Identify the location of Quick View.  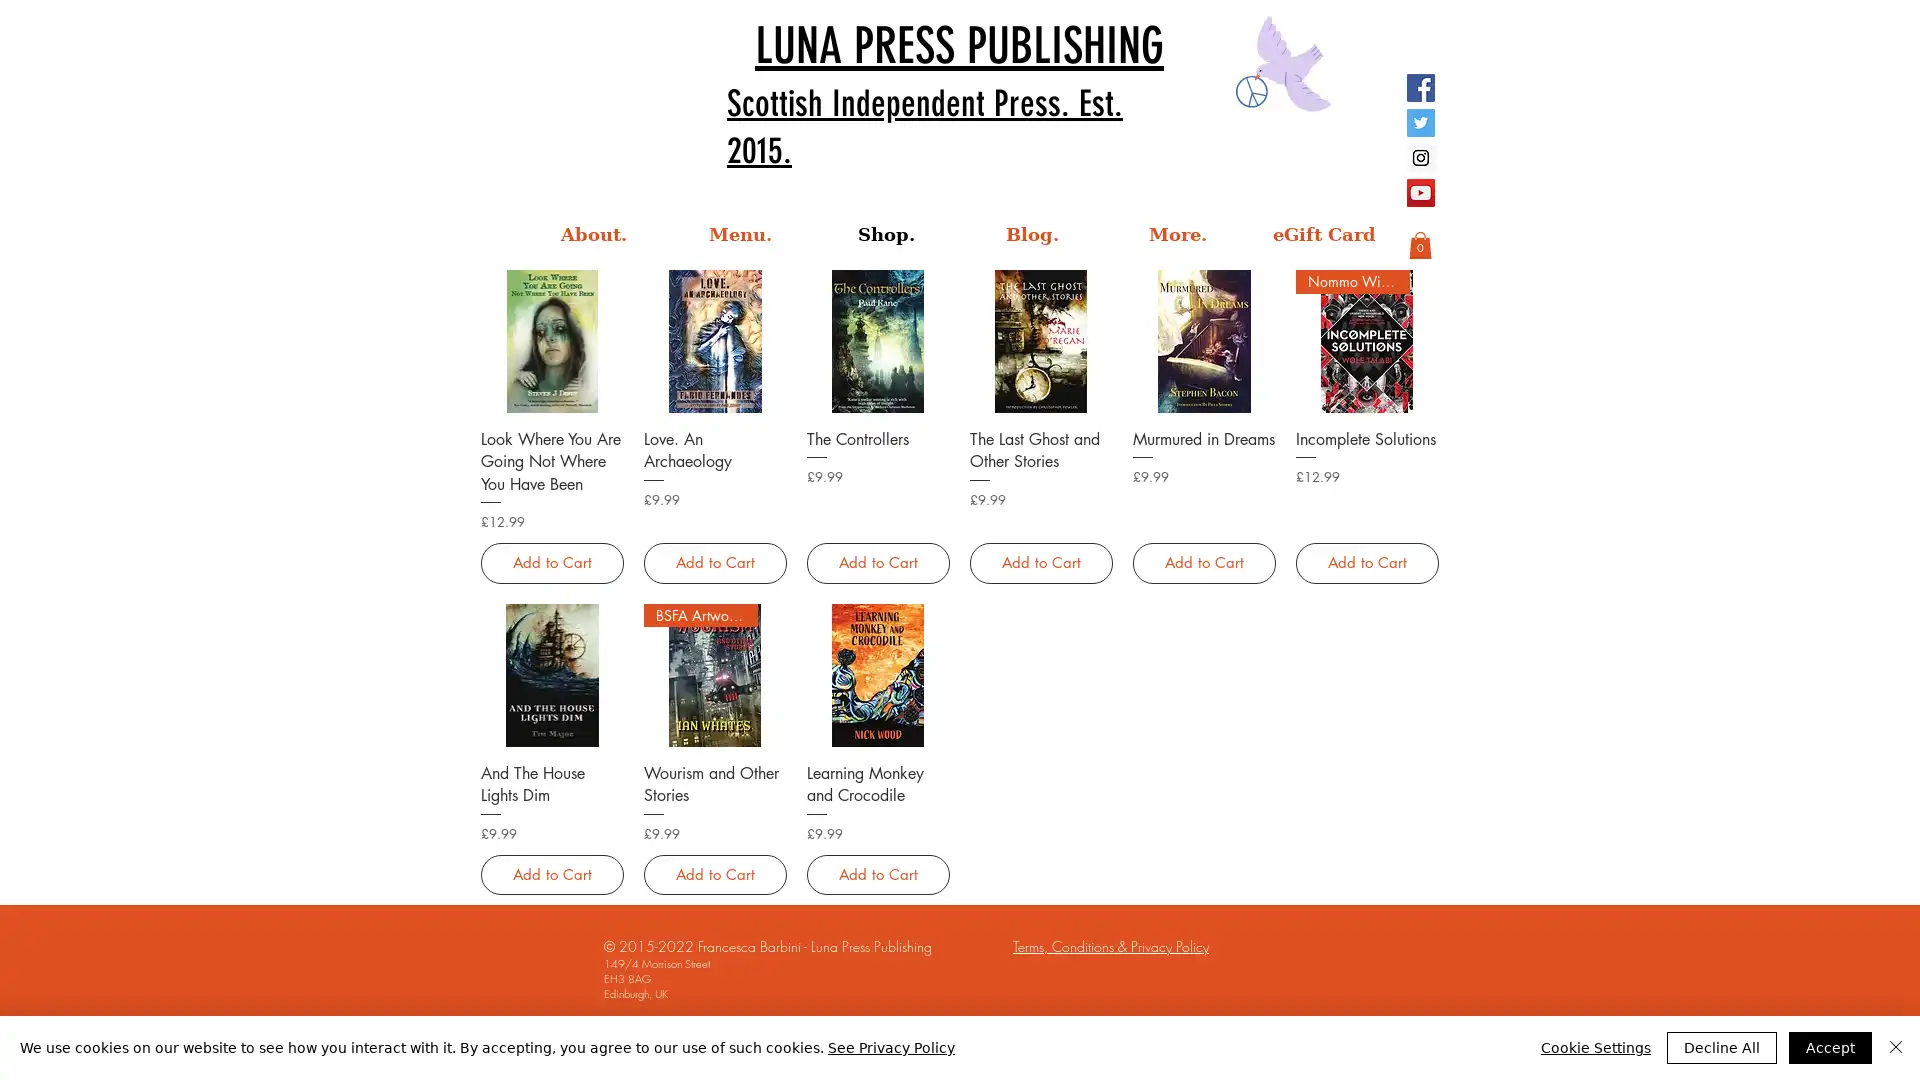
(714, 770).